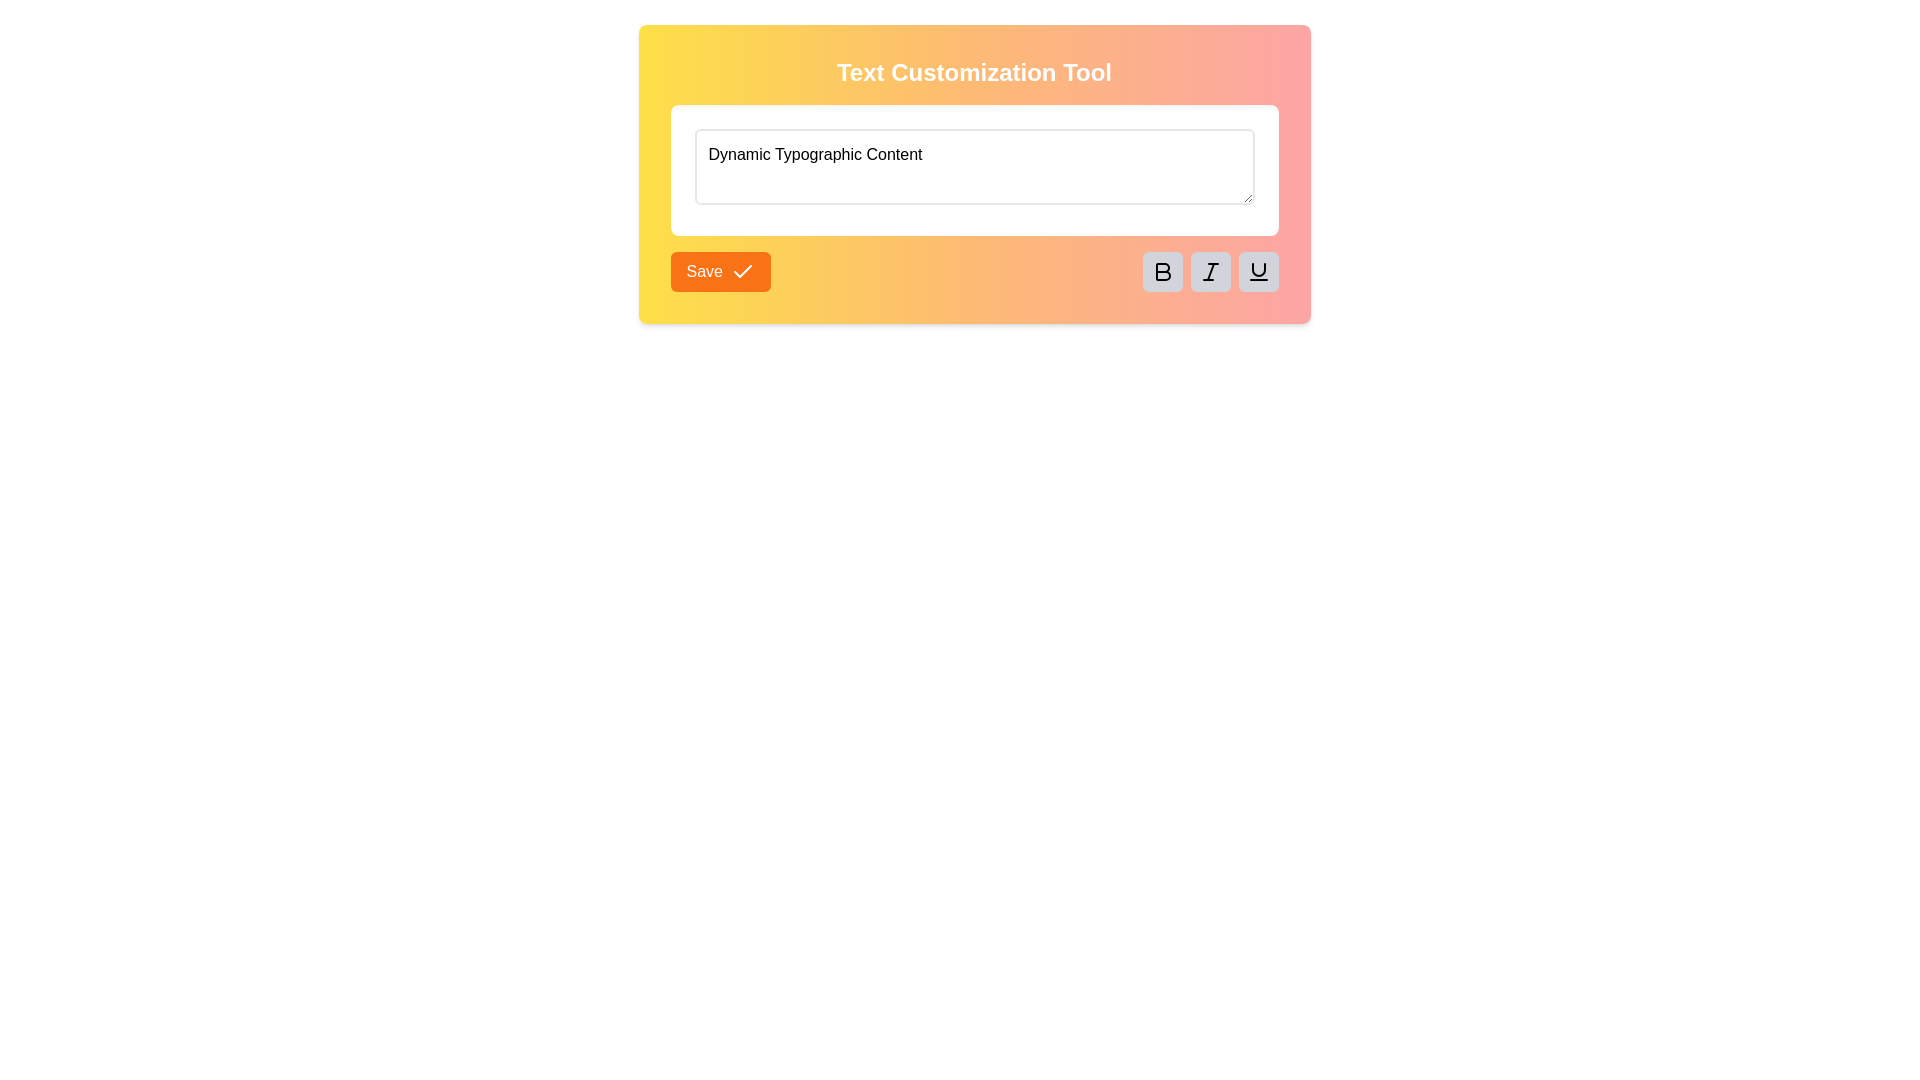 This screenshot has height=1080, width=1920. What do you see at coordinates (1209, 272) in the screenshot?
I see `the italic toggle button, which is the second button ('I') from the left in a group of formatting buttons below the input area` at bounding box center [1209, 272].